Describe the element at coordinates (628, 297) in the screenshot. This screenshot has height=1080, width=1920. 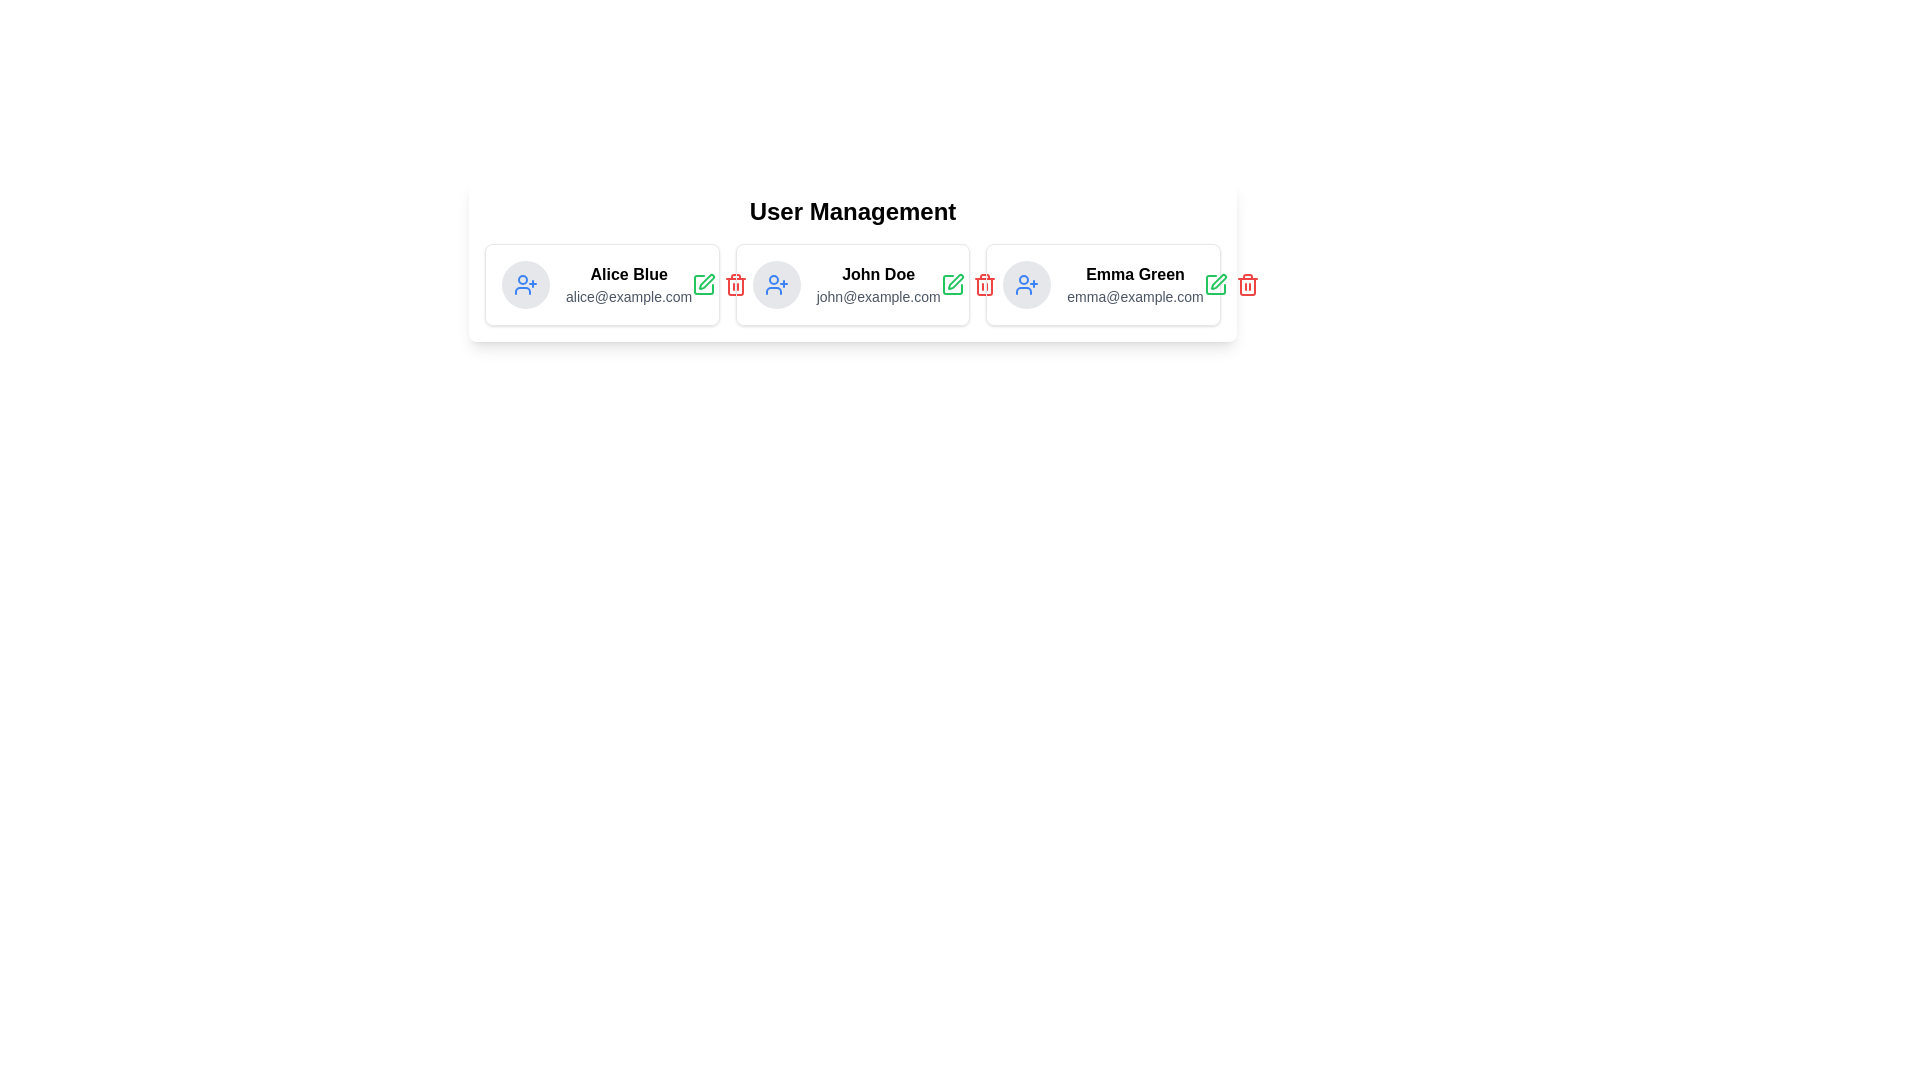
I see `the non-interactive email address display for user 'Alice Blue' located in the user card layout` at that location.